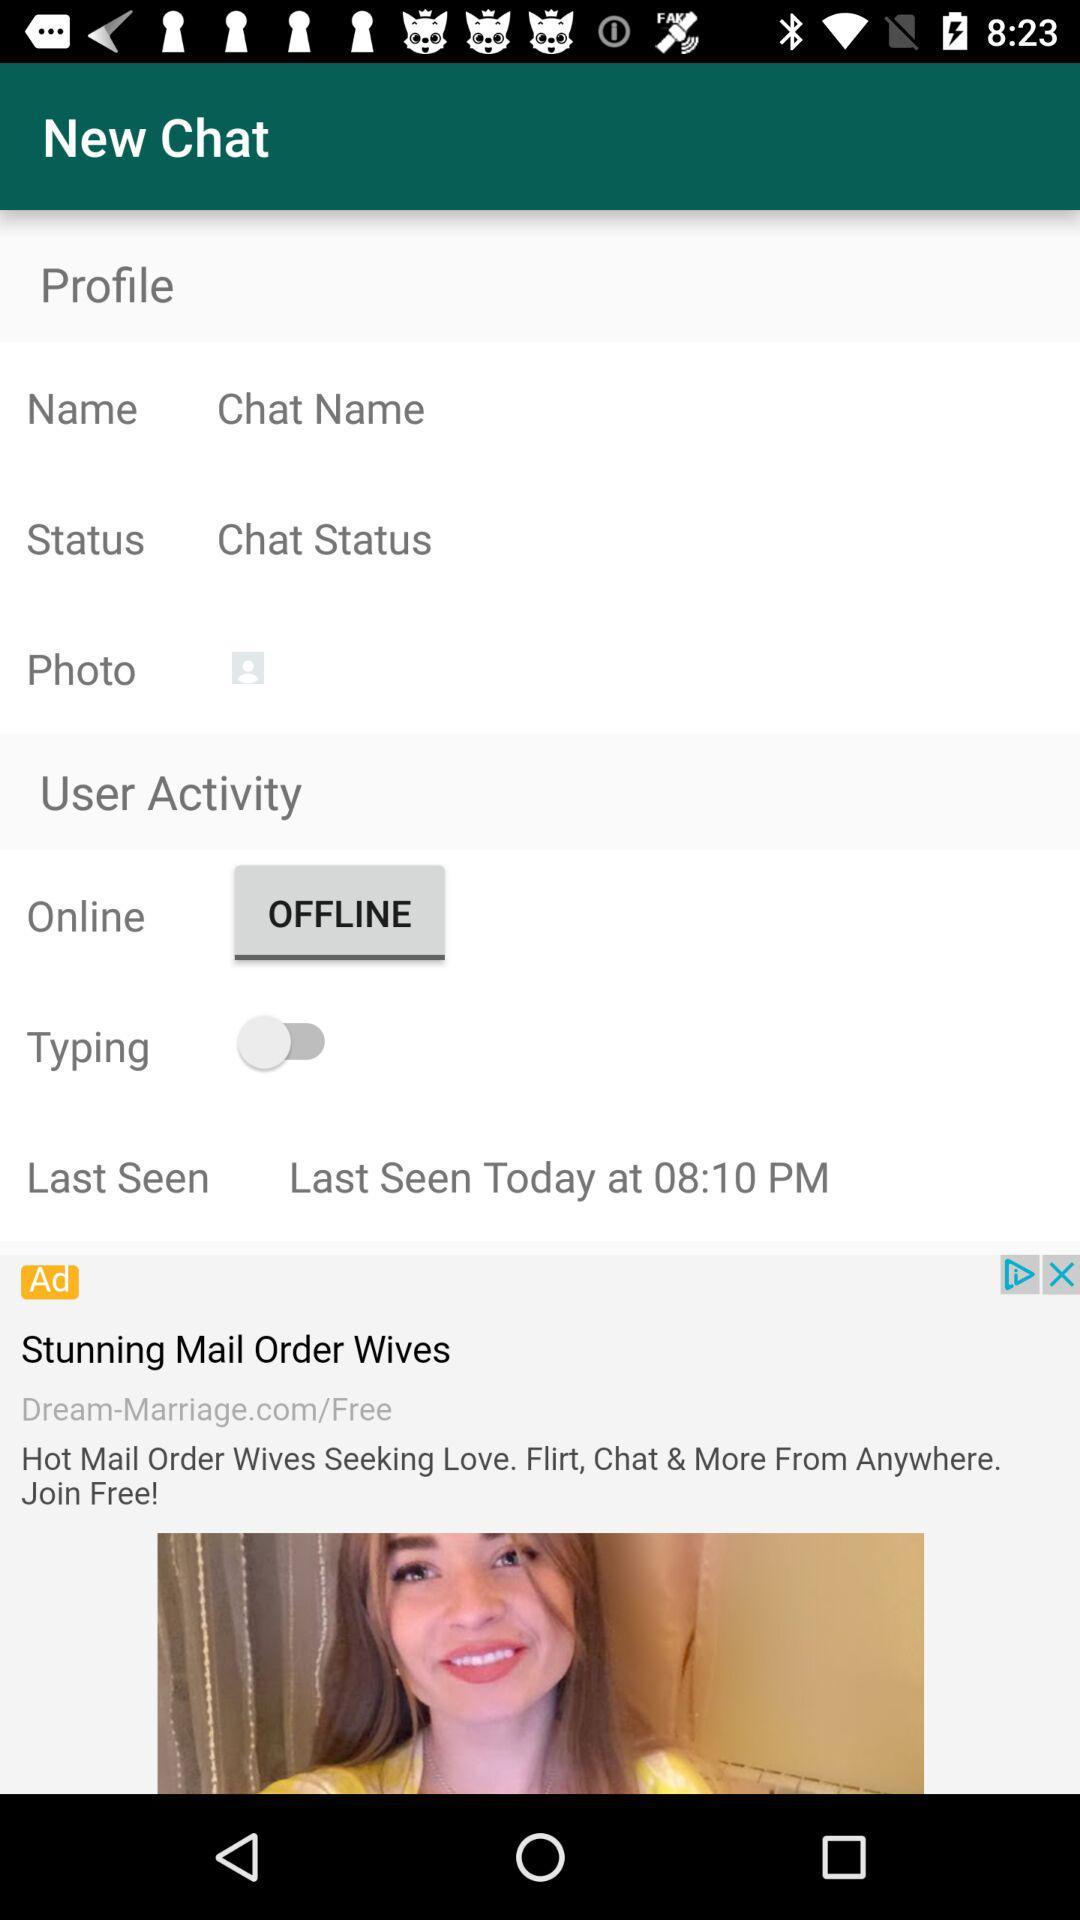 This screenshot has height=1920, width=1080. Describe the element at coordinates (648, 406) in the screenshot. I see `chat name` at that location.